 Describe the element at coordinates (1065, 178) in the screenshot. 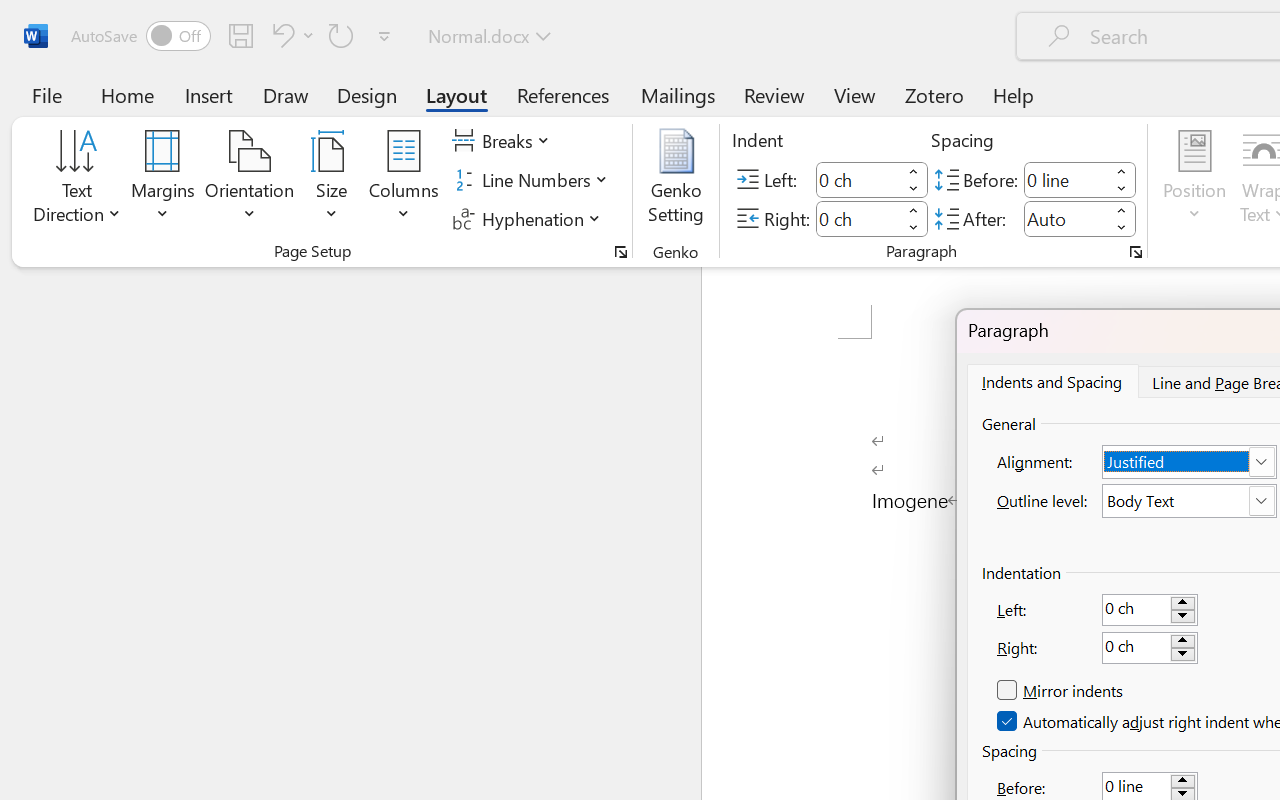

I see `'Spacing Before'` at that location.